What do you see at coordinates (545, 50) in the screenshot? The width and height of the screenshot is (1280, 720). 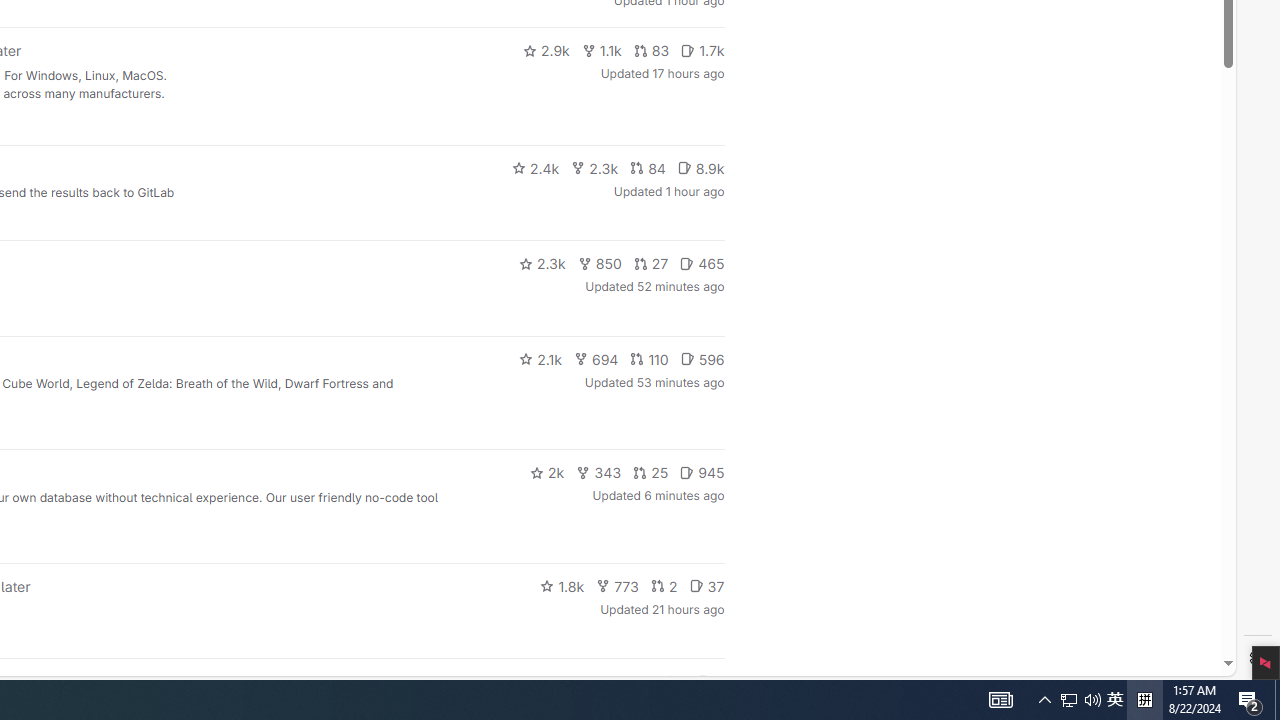 I see `'2.9k'` at bounding box center [545, 50].